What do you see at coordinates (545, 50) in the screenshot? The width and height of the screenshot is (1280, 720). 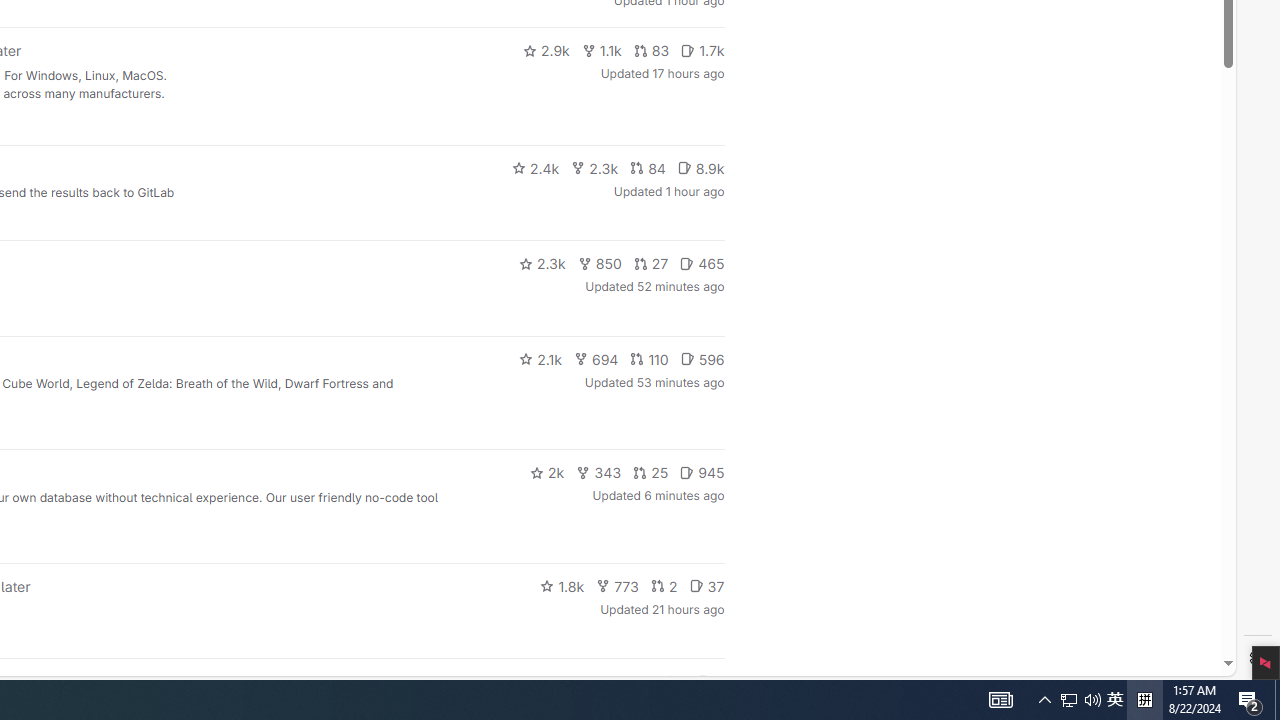 I see `'2.9k'` at bounding box center [545, 50].